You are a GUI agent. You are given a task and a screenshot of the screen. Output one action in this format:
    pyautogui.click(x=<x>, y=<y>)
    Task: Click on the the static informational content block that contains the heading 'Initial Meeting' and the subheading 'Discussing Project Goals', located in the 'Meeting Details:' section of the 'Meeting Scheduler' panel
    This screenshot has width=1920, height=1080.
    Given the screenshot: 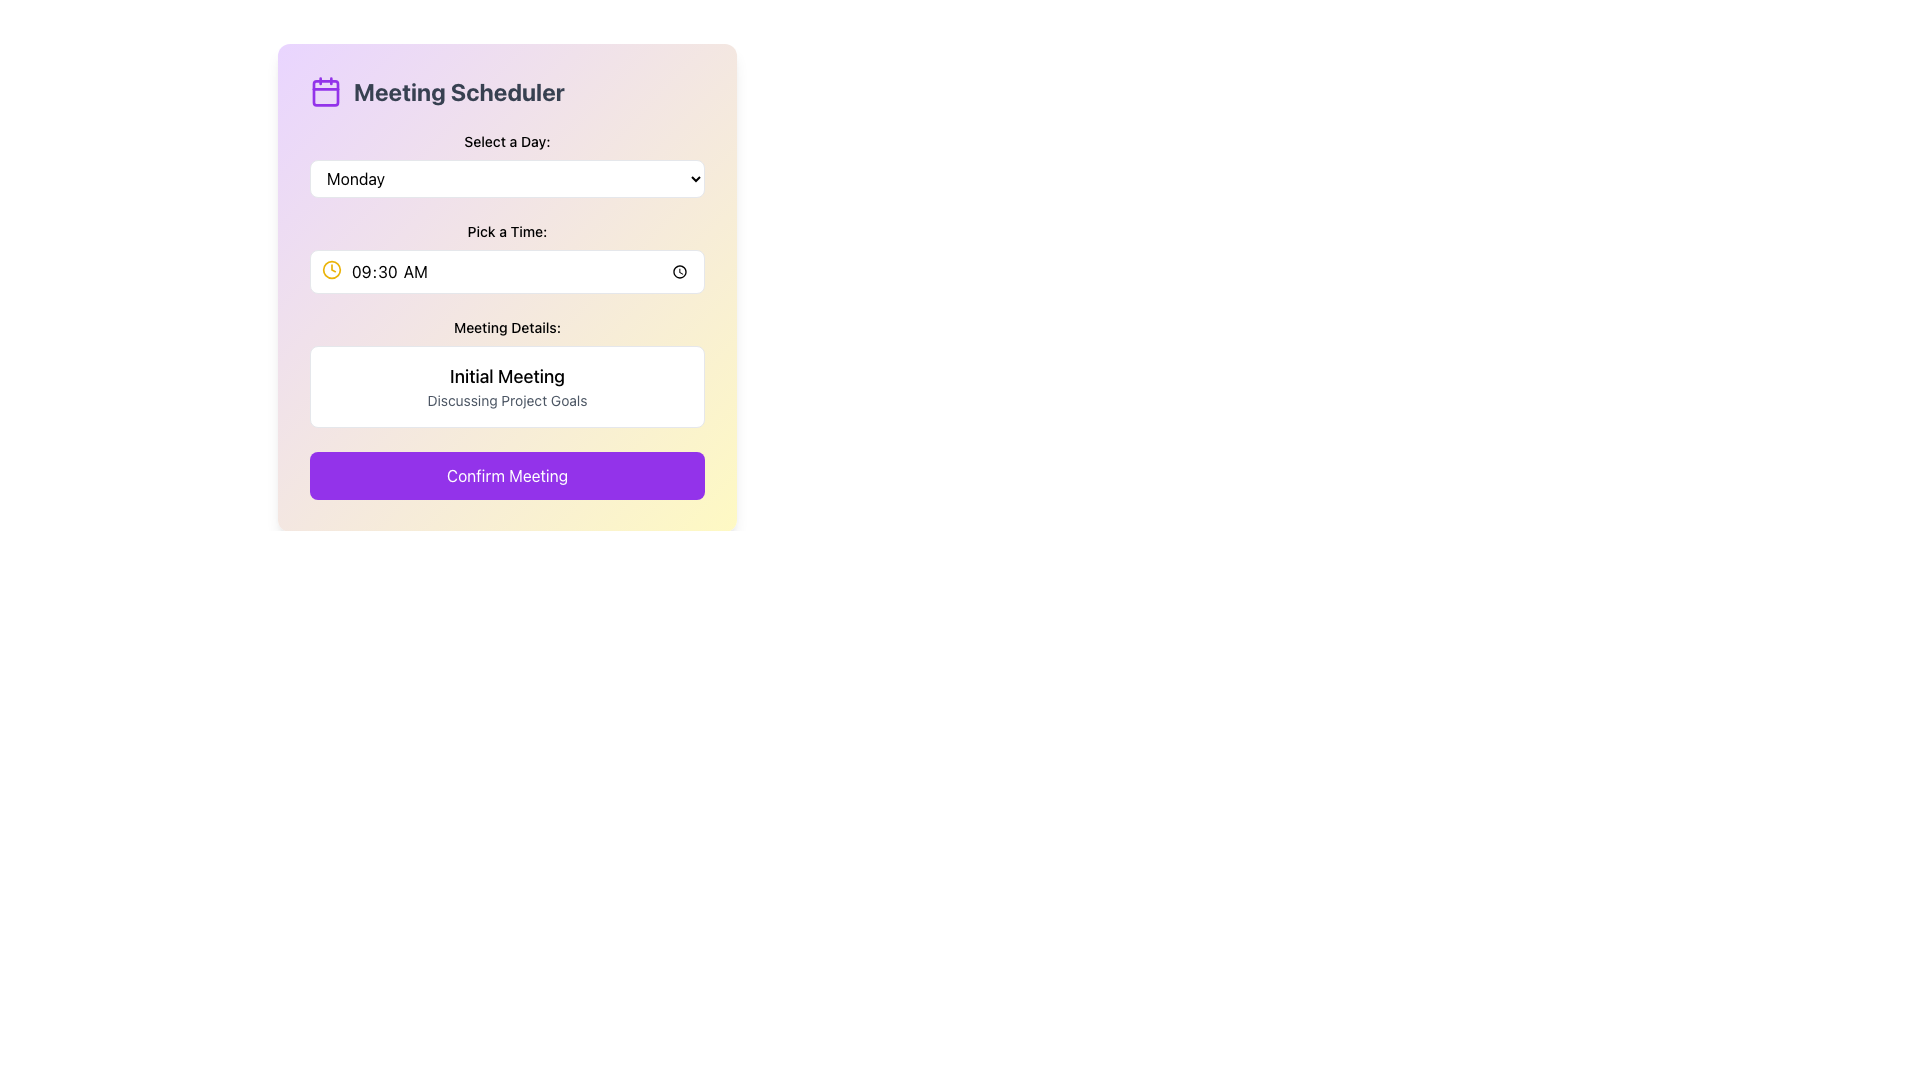 What is the action you would take?
    pyautogui.click(x=507, y=386)
    